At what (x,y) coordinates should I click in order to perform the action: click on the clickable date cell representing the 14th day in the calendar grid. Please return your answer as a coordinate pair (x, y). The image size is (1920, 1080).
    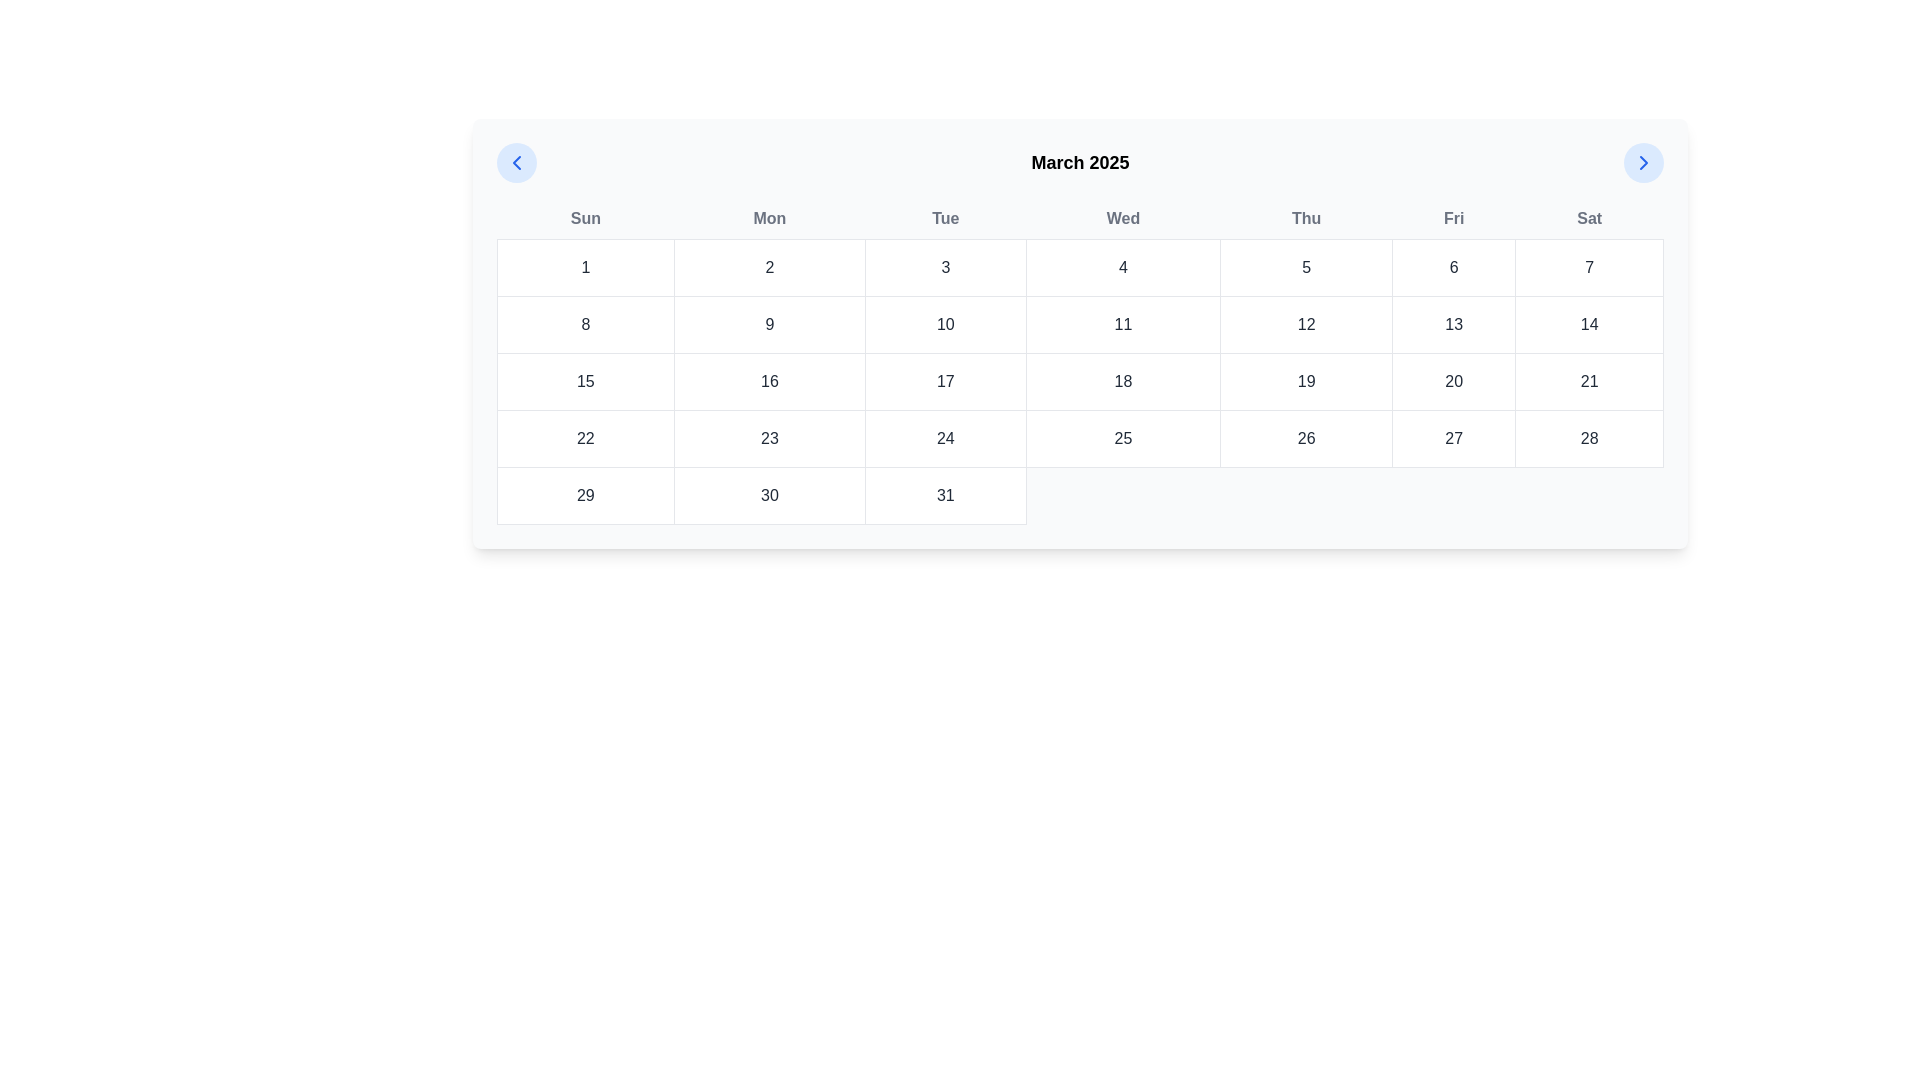
    Looking at the image, I should click on (1588, 323).